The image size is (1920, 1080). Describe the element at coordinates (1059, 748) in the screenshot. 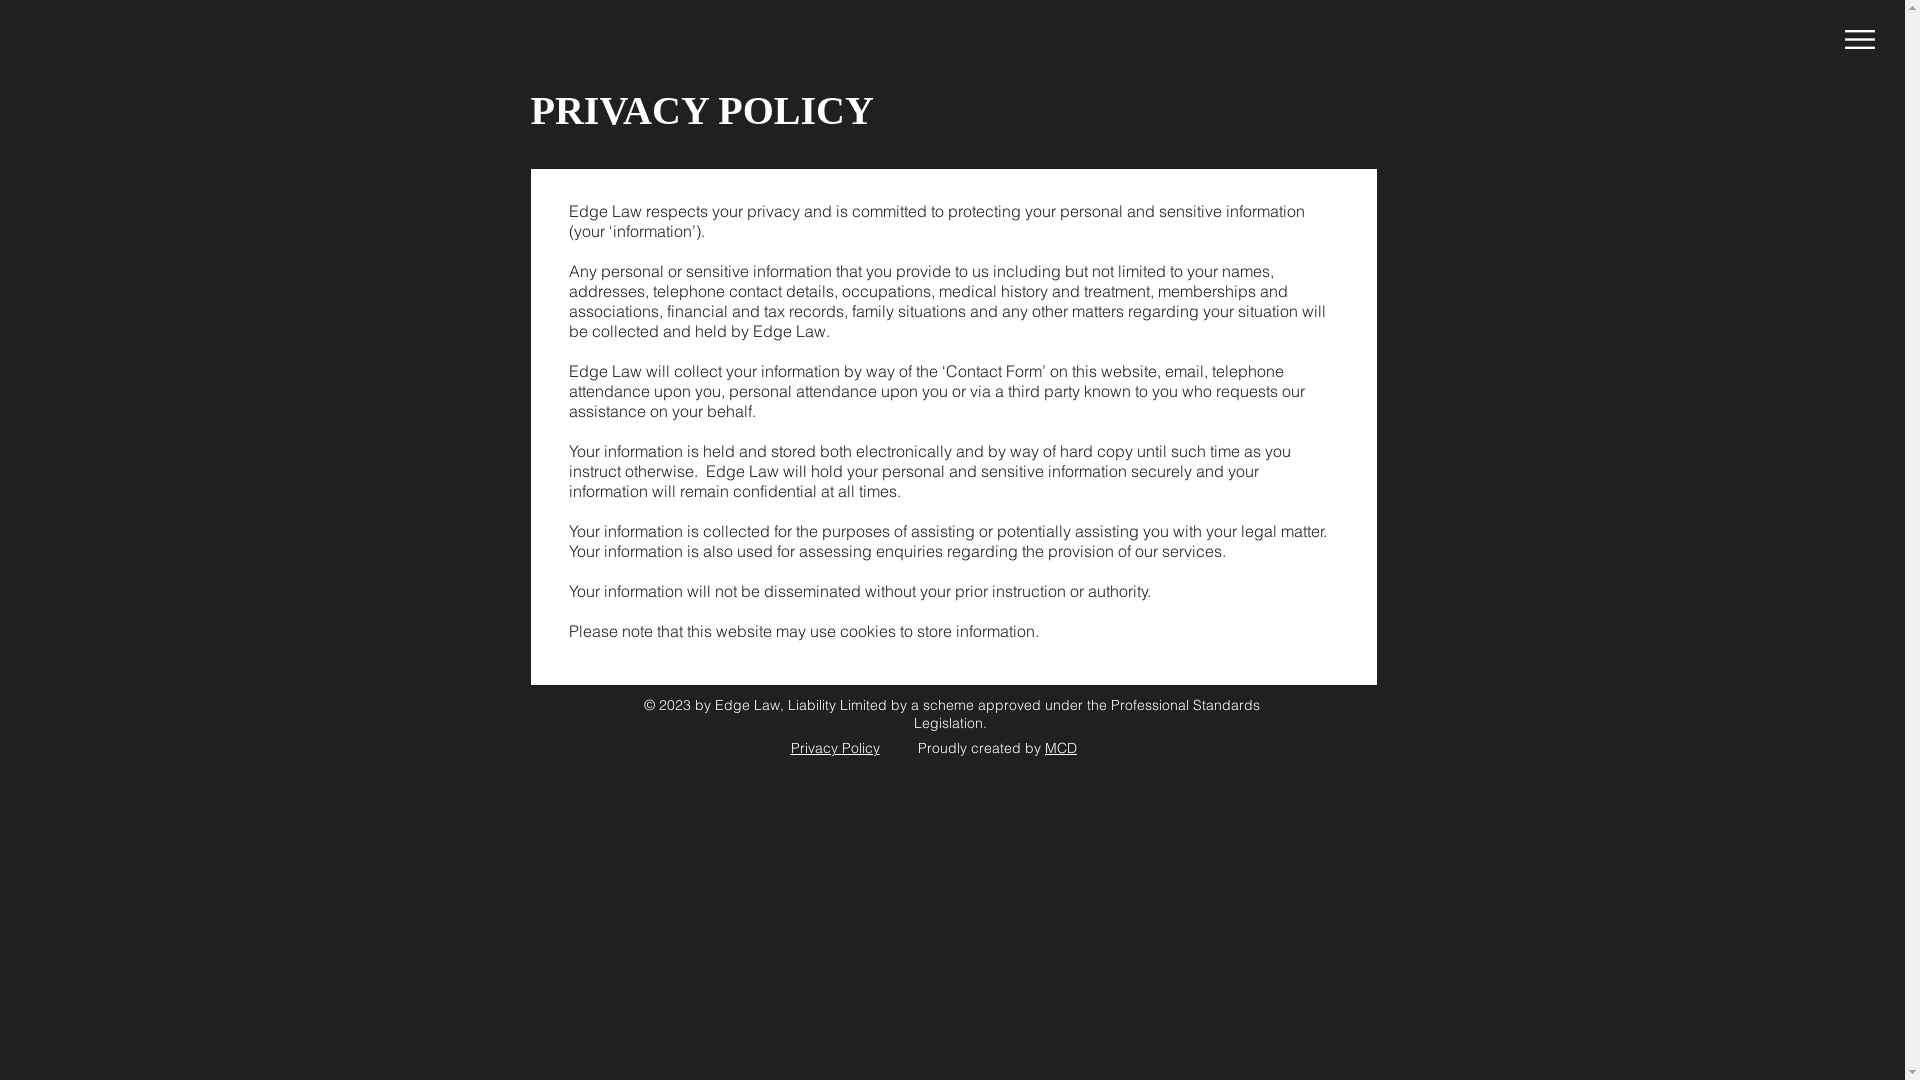

I see `'MCD'` at that location.